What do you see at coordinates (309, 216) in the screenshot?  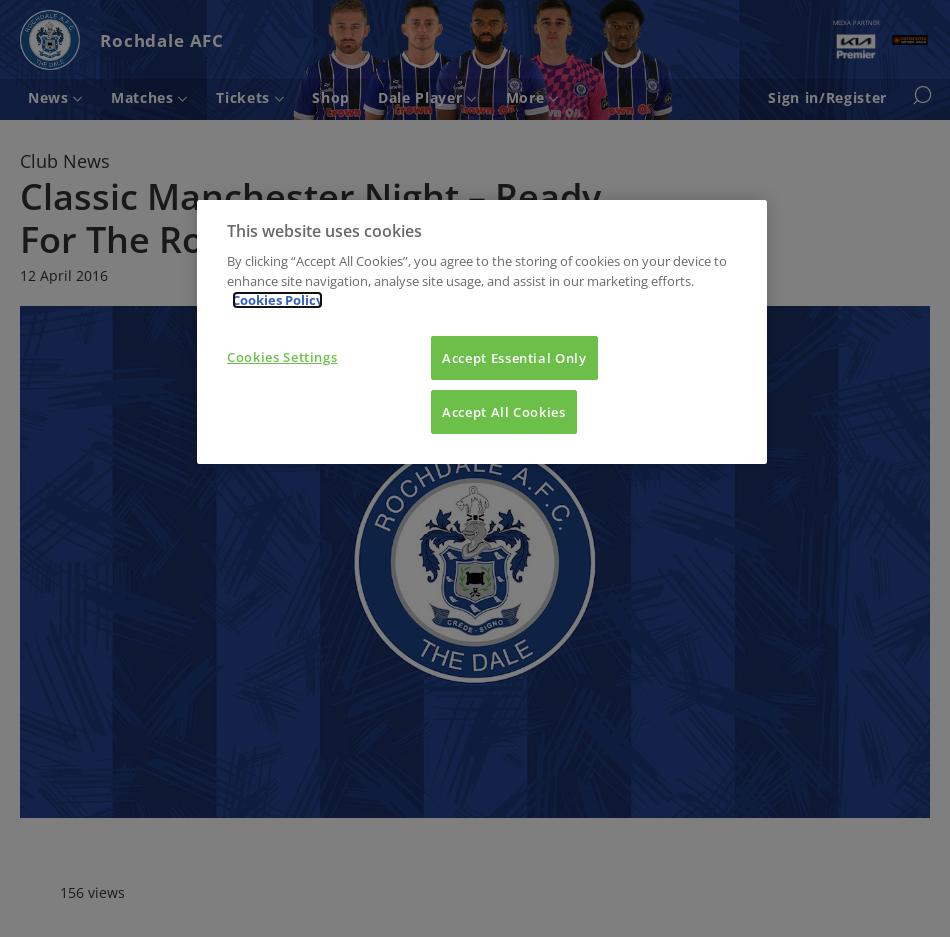 I see `'Classic Manchester Night – Ready For The Roses'` at bounding box center [309, 216].